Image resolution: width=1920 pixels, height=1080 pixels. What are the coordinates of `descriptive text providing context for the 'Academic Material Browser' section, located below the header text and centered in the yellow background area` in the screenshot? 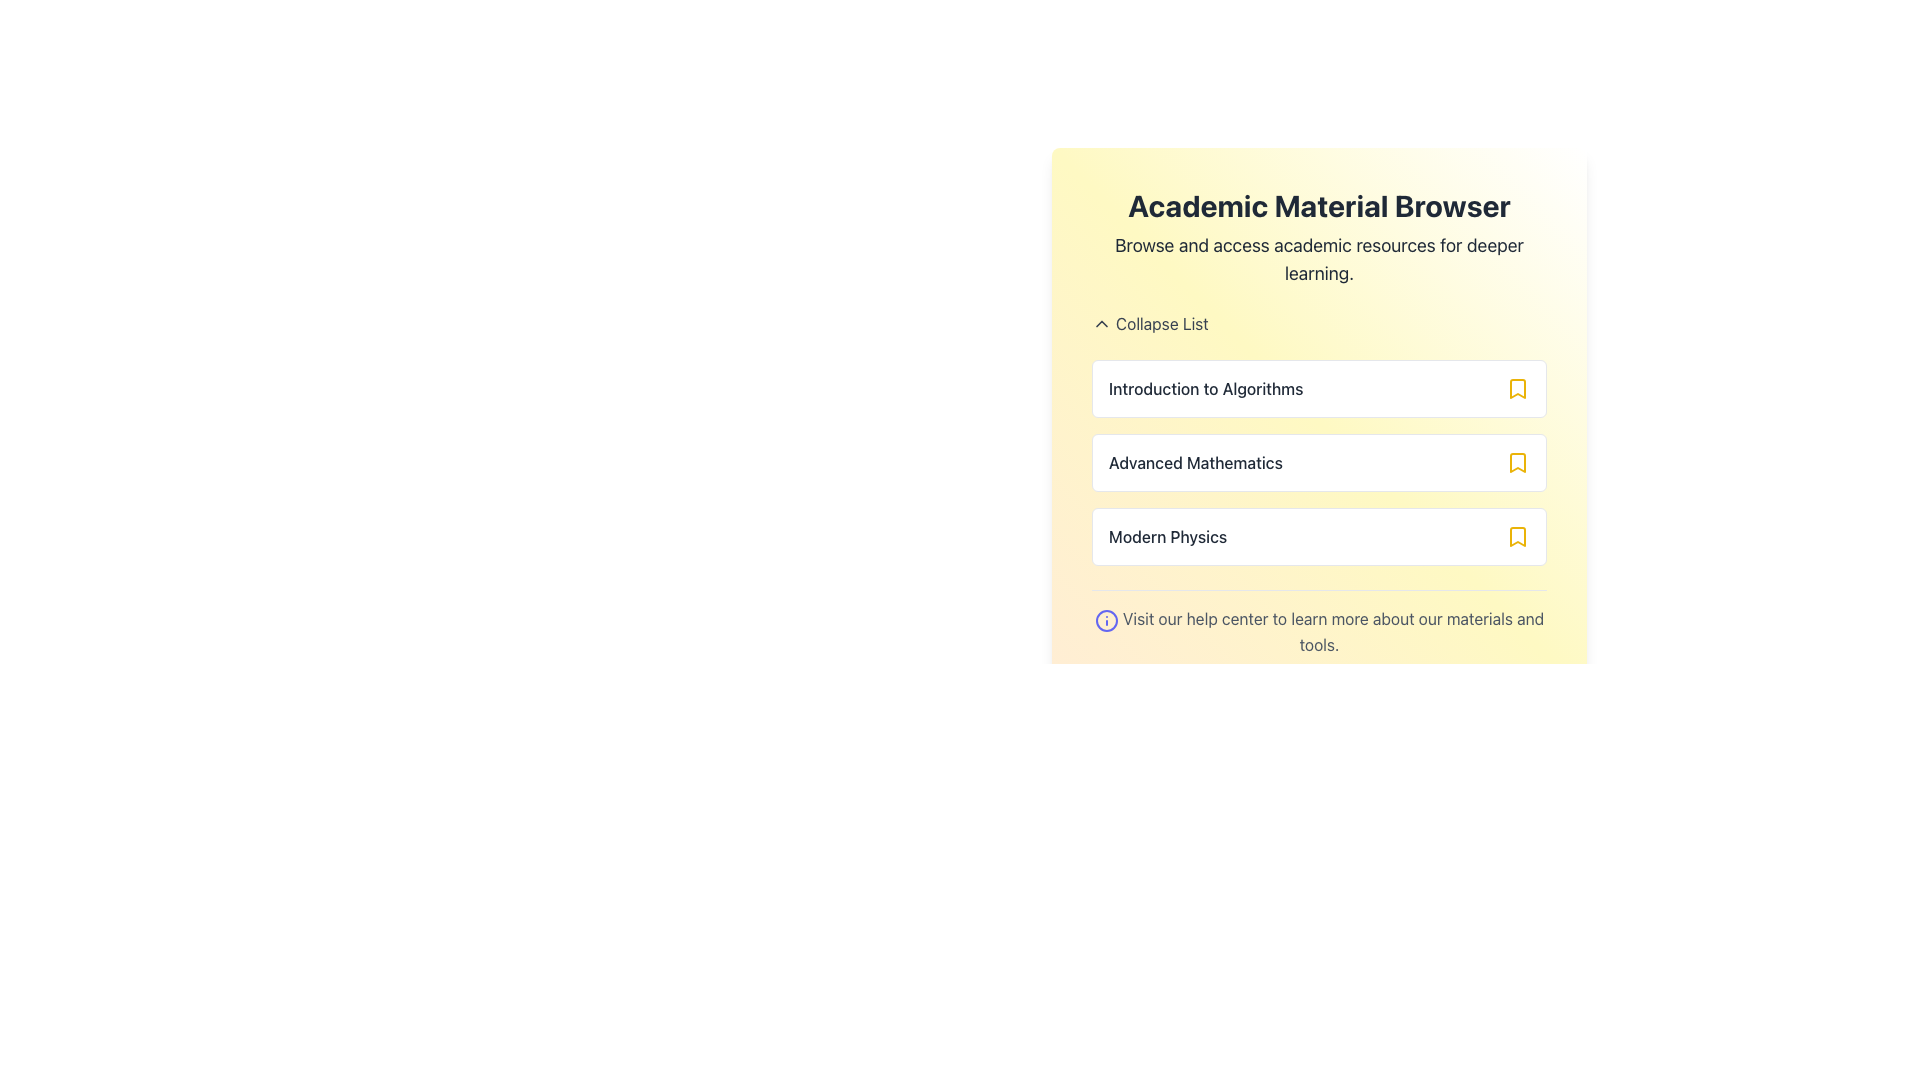 It's located at (1319, 258).